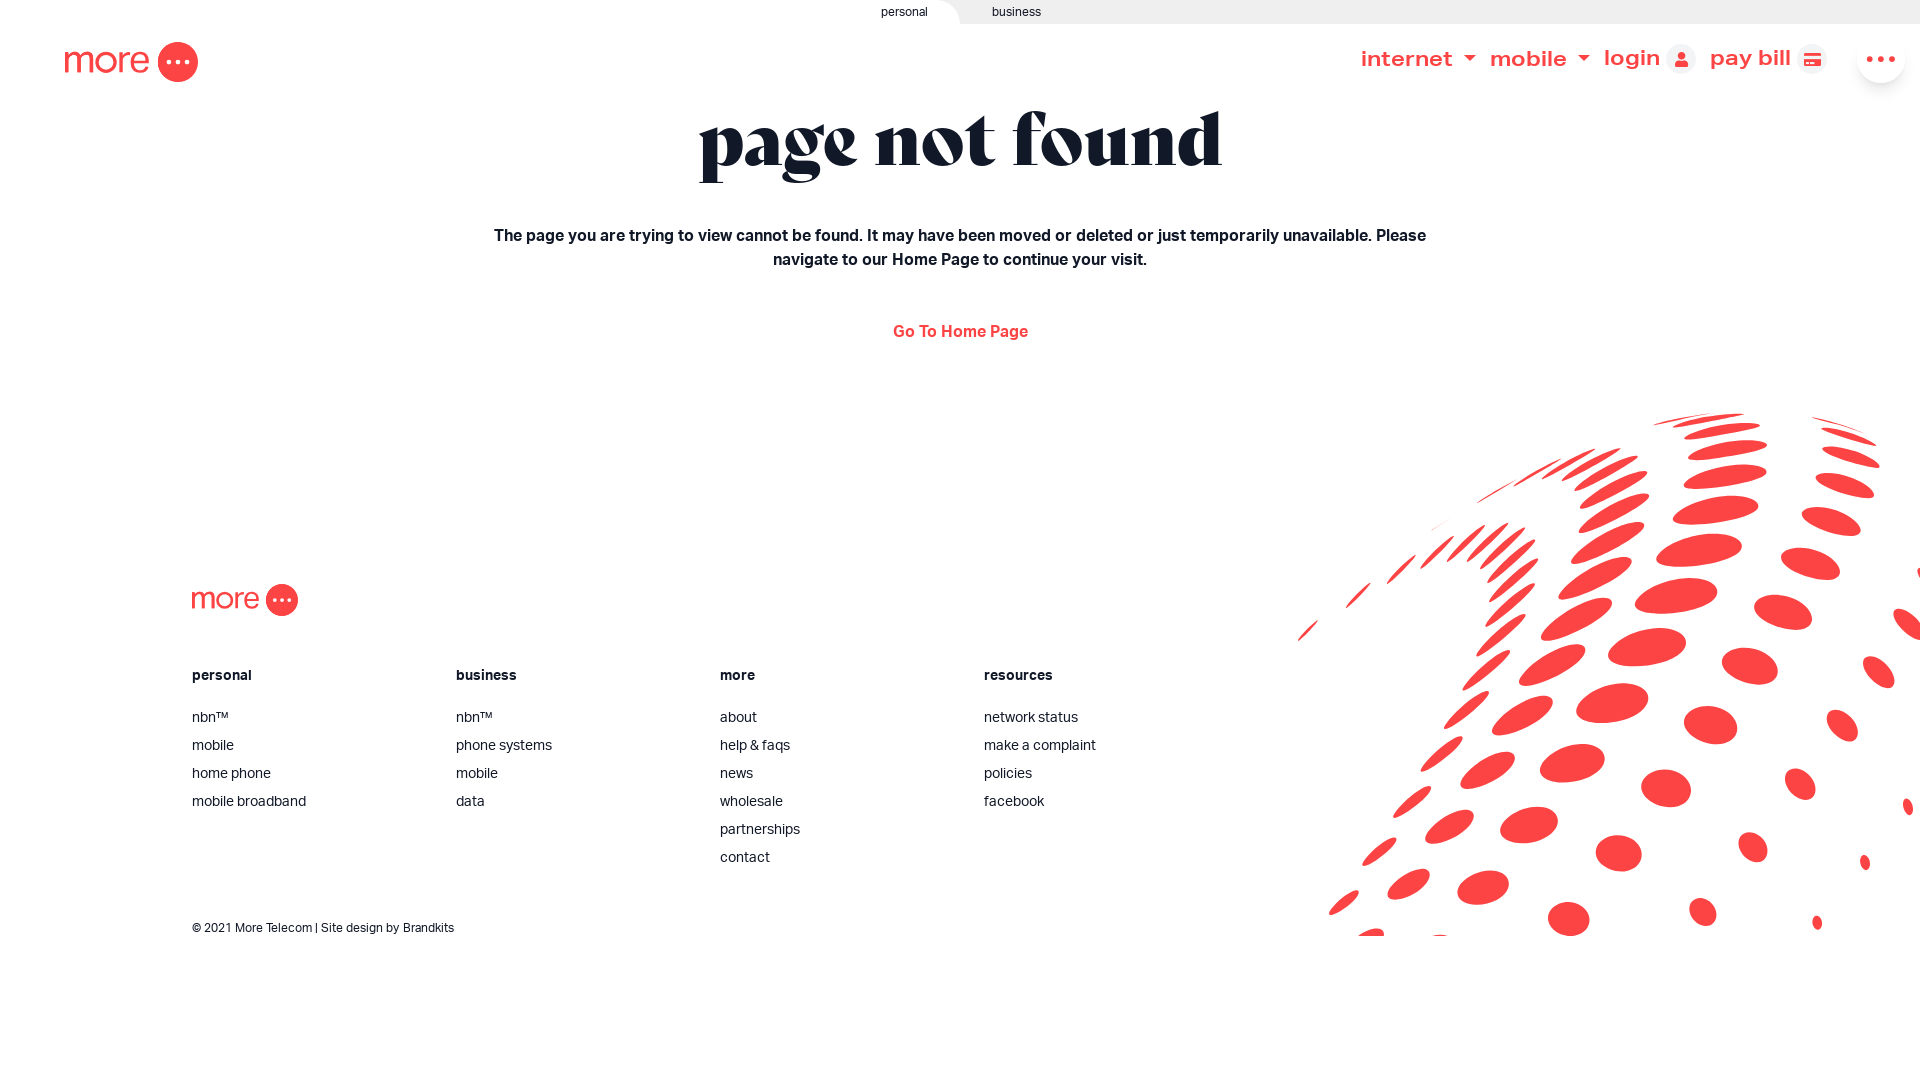 The height and width of the screenshot is (1080, 1920). Describe the element at coordinates (306, 801) in the screenshot. I see `'mobile broadband'` at that location.